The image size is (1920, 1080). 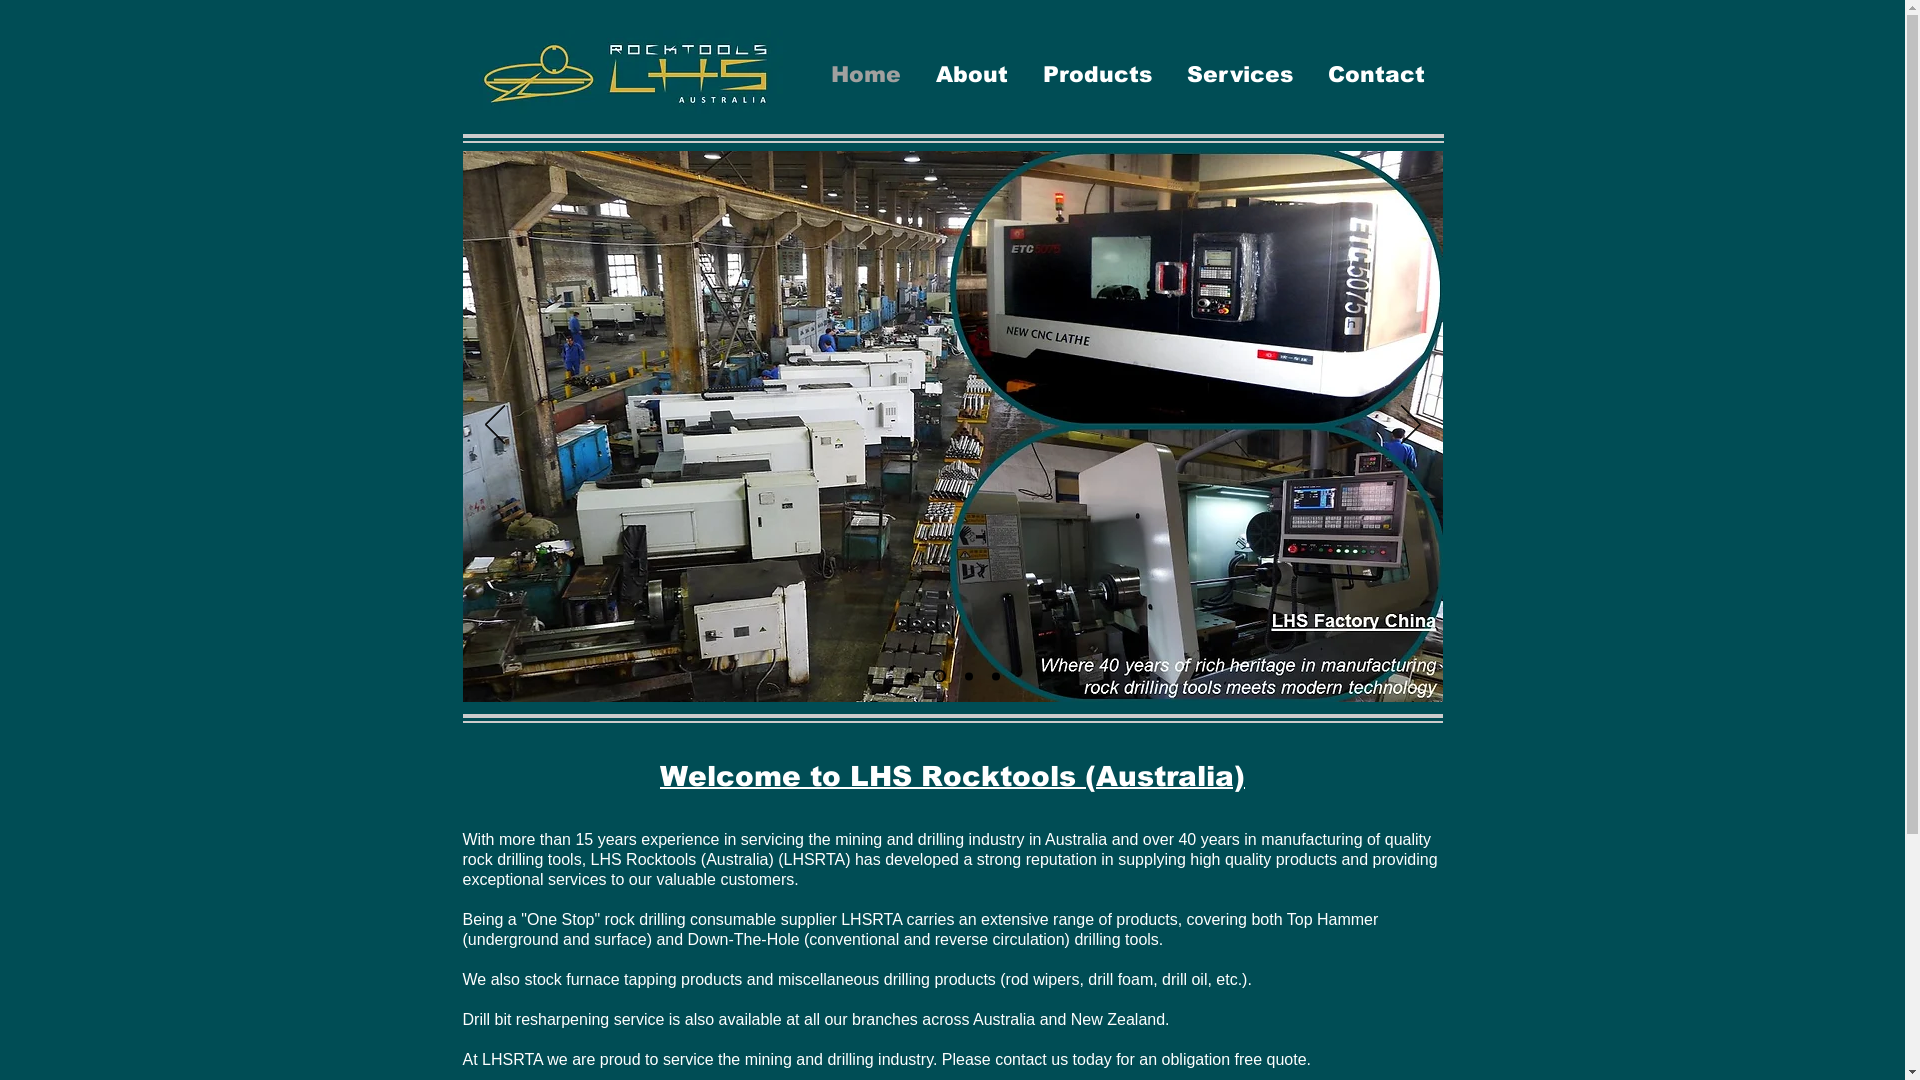 I want to click on 'About', so click(x=971, y=73).